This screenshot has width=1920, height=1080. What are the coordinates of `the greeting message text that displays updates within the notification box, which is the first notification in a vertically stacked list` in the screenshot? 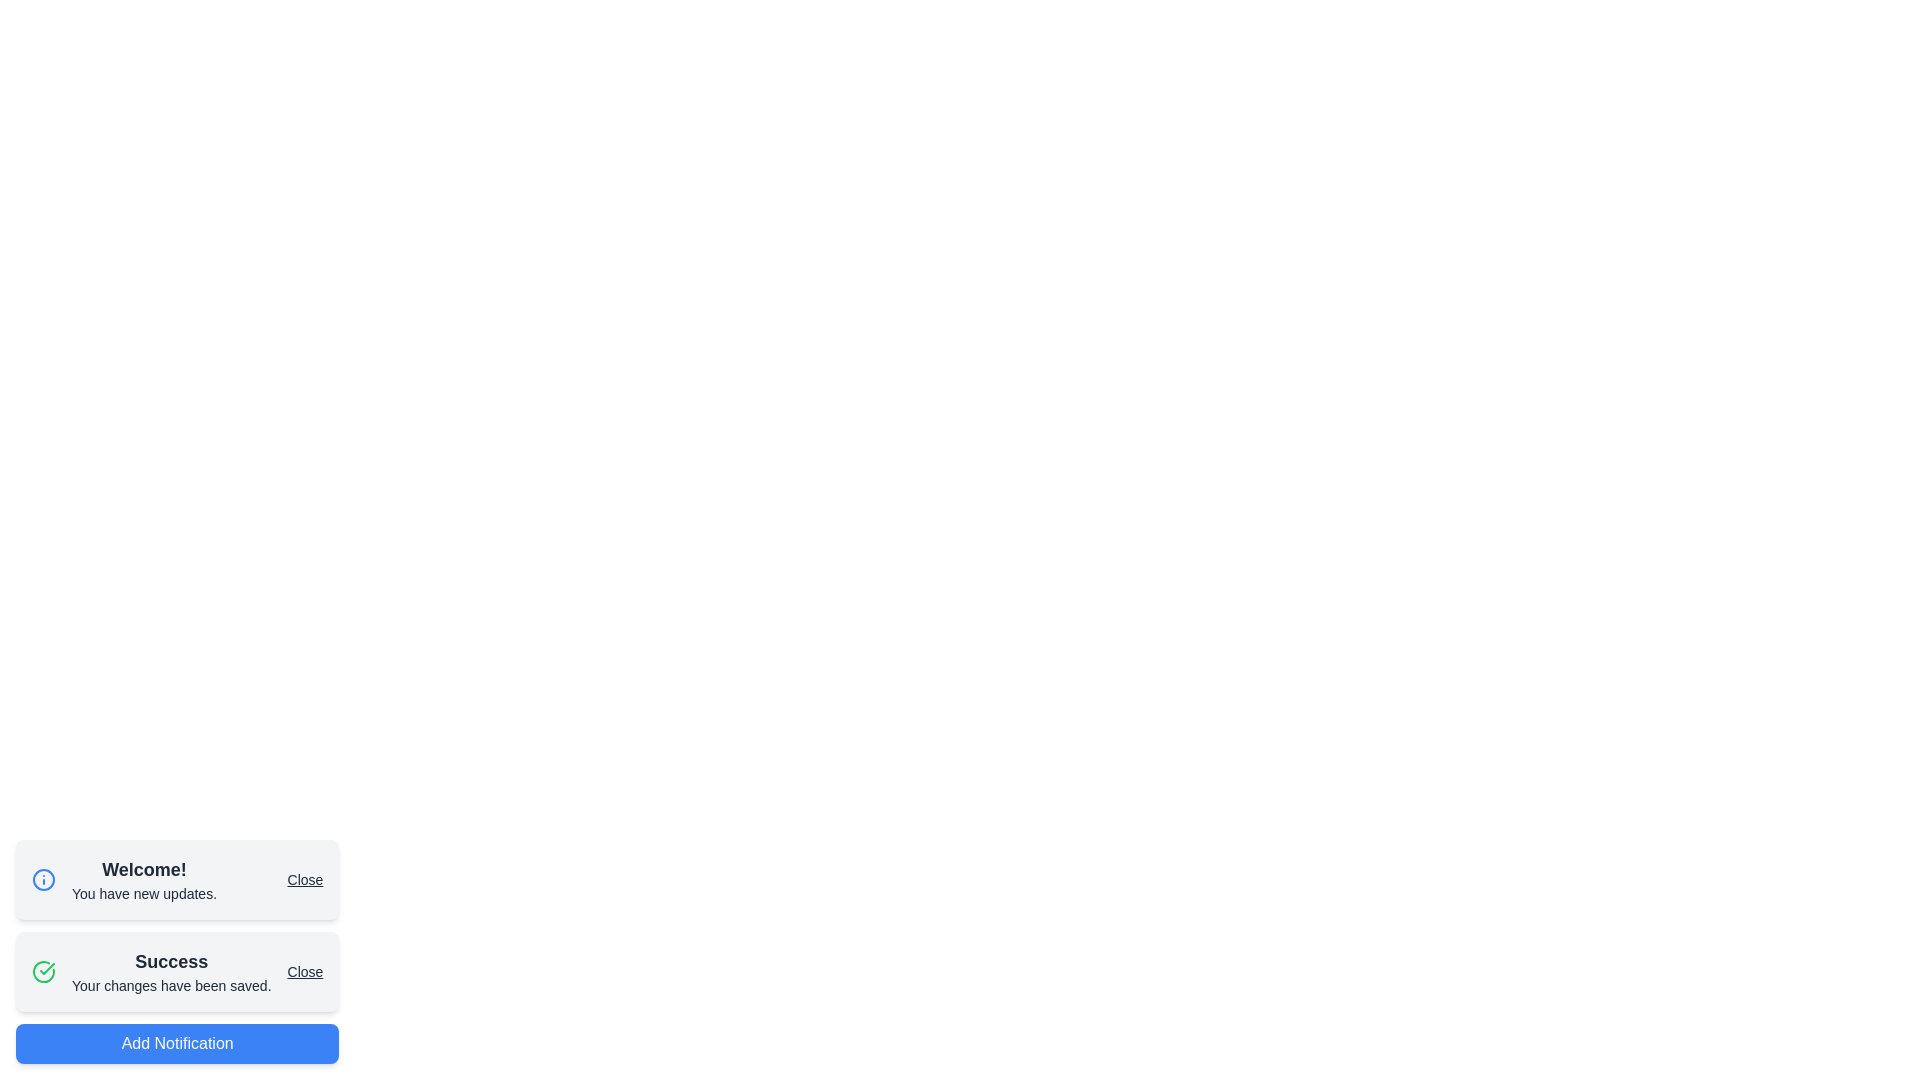 It's located at (143, 878).